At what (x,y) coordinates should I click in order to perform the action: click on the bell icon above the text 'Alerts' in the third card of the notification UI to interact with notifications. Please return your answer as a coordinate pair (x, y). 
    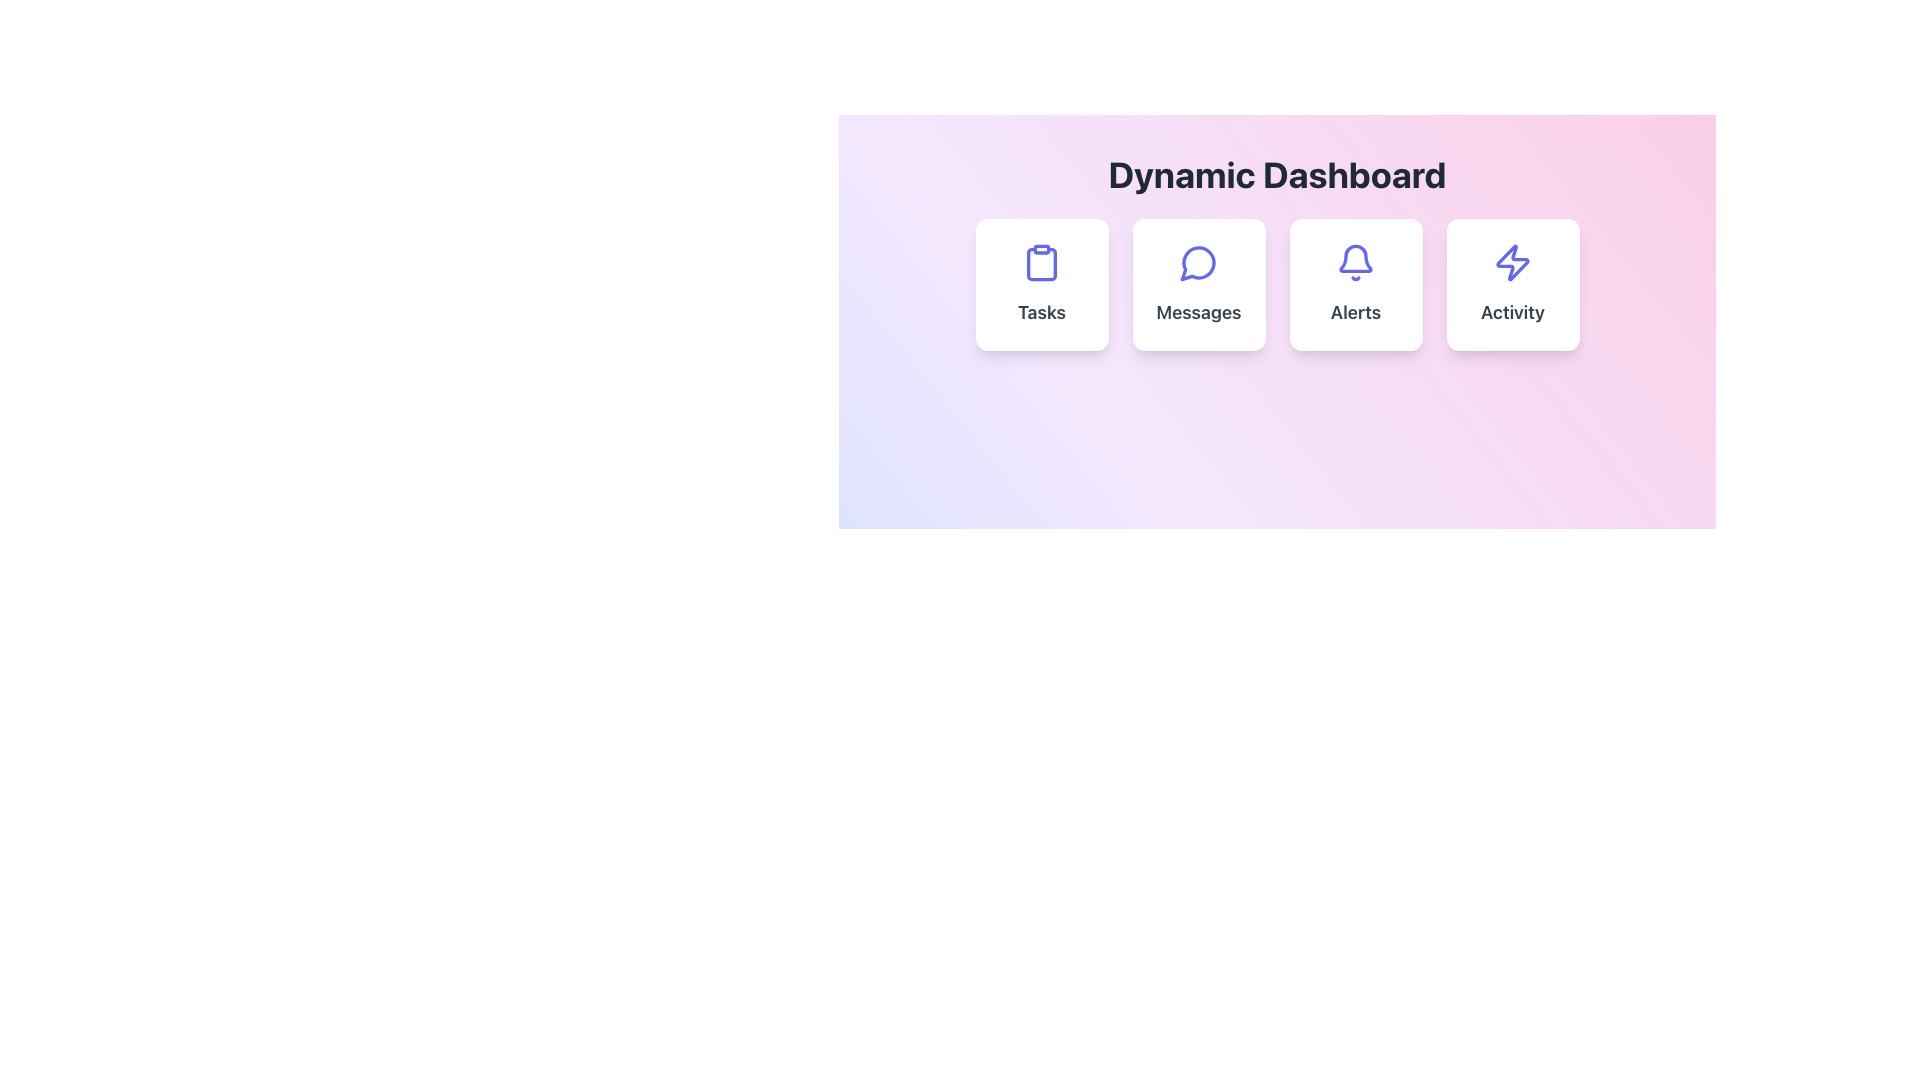
    Looking at the image, I should click on (1356, 257).